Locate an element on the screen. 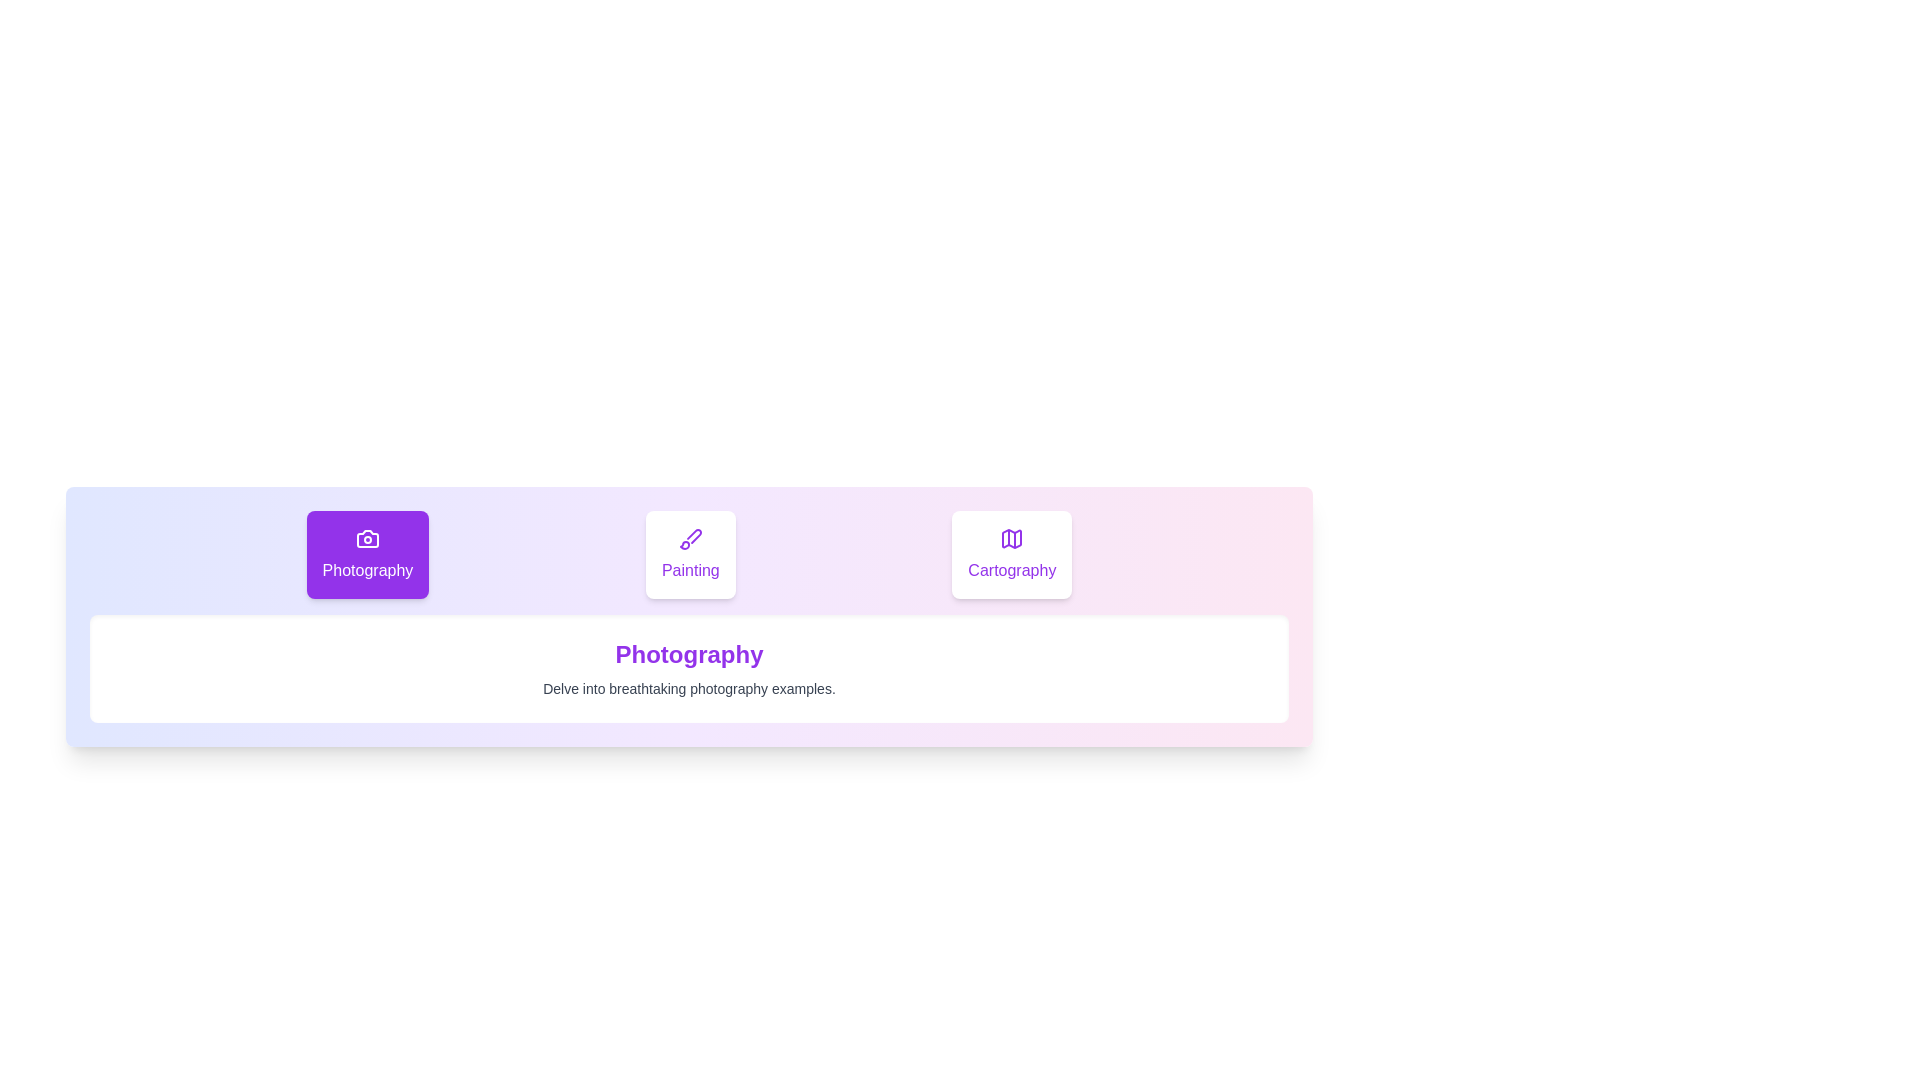 This screenshot has height=1080, width=1920. the tab labeled Painting to switch to its content is located at coordinates (690, 555).